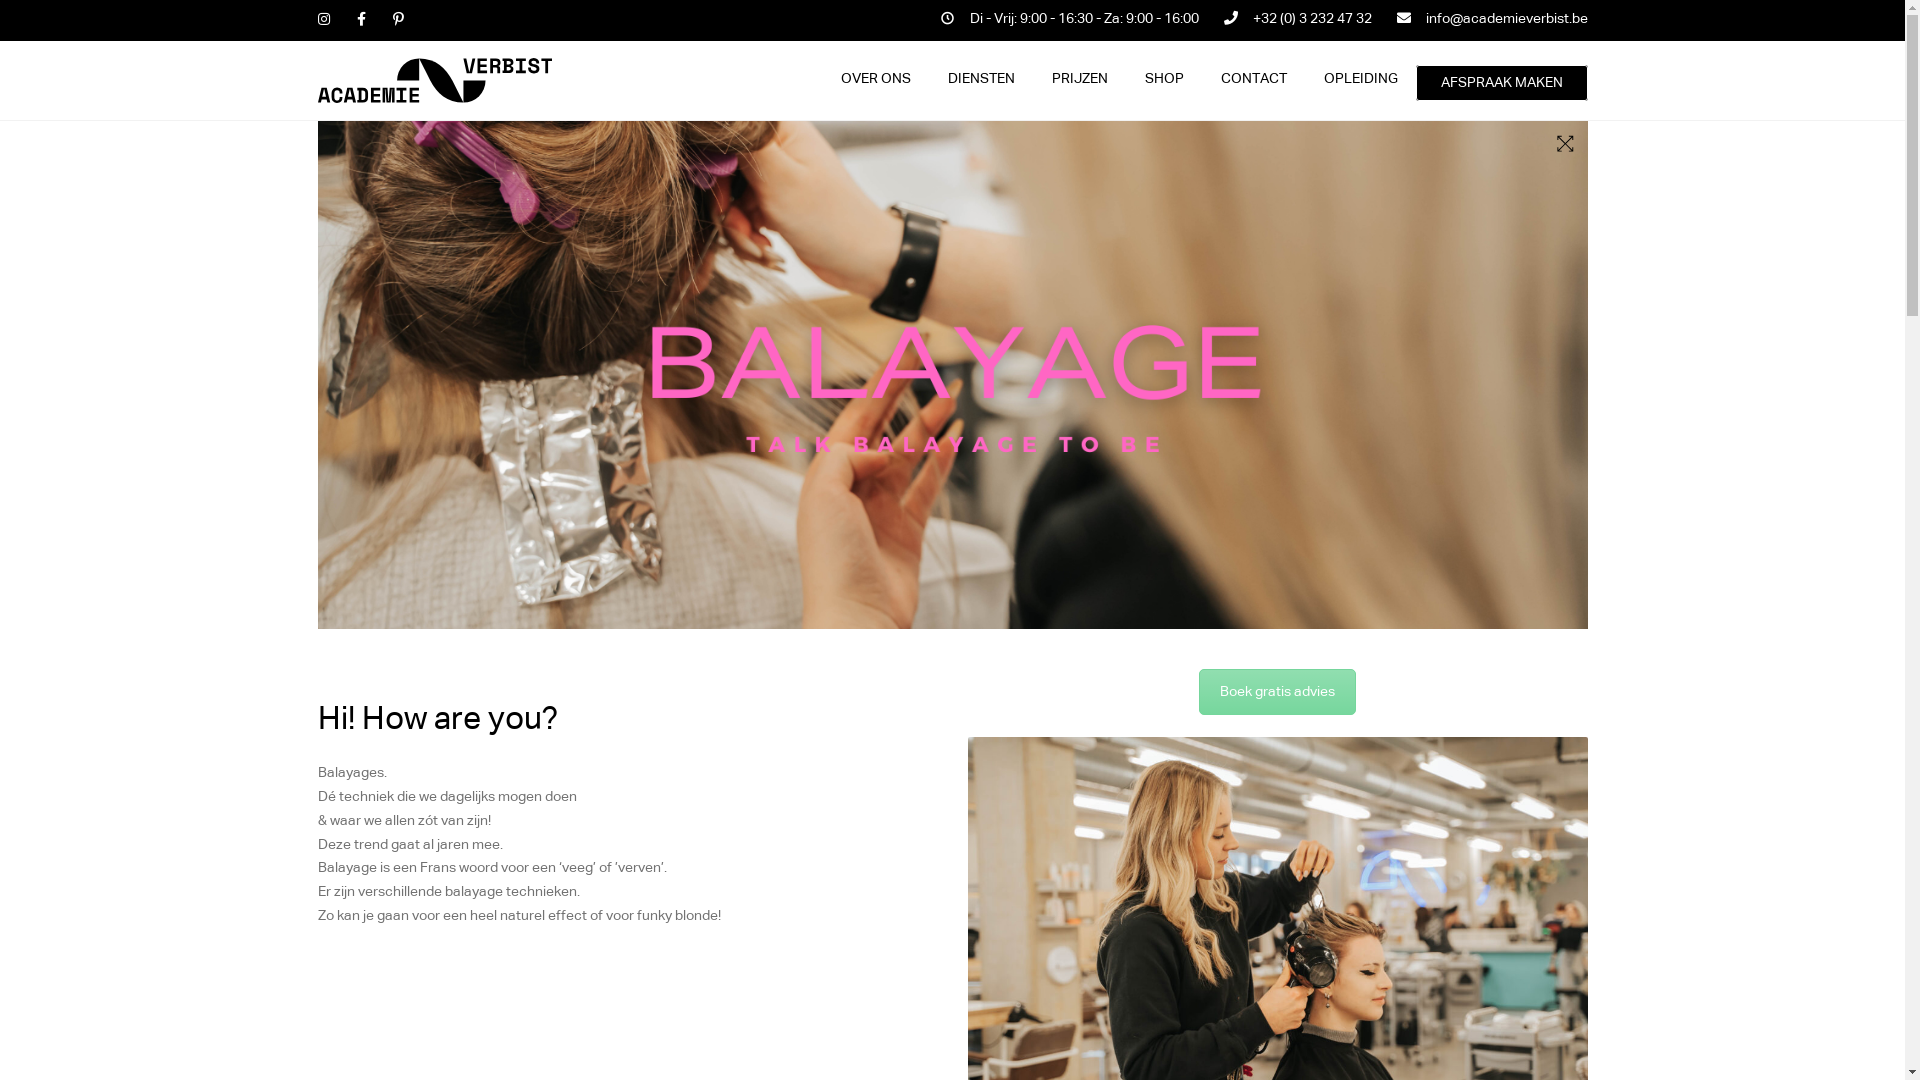 This screenshot has height=1080, width=1920. Describe the element at coordinates (1502, 82) in the screenshot. I see `'AFSPRAAK MAKEN'` at that location.